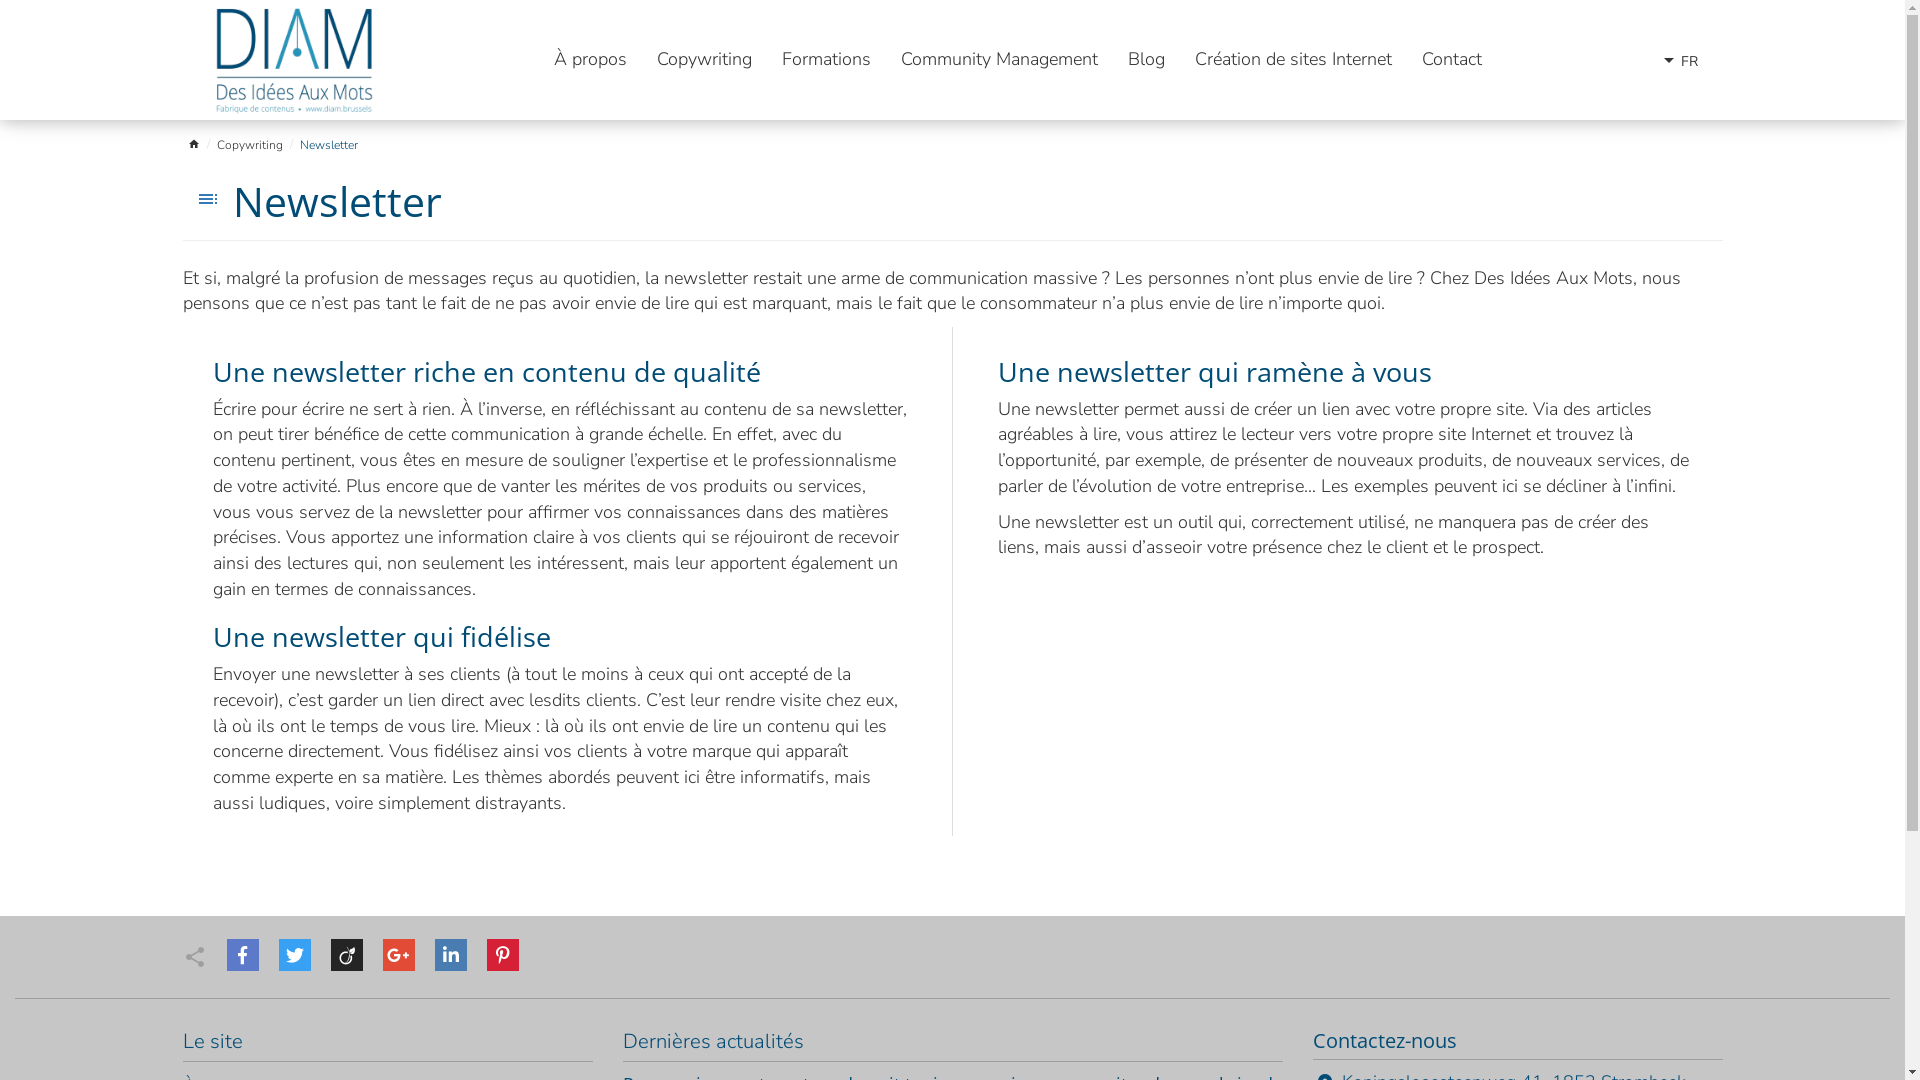 This screenshot has width=1920, height=1080. Describe the element at coordinates (225, 954) in the screenshot. I see `'Facebook'` at that location.